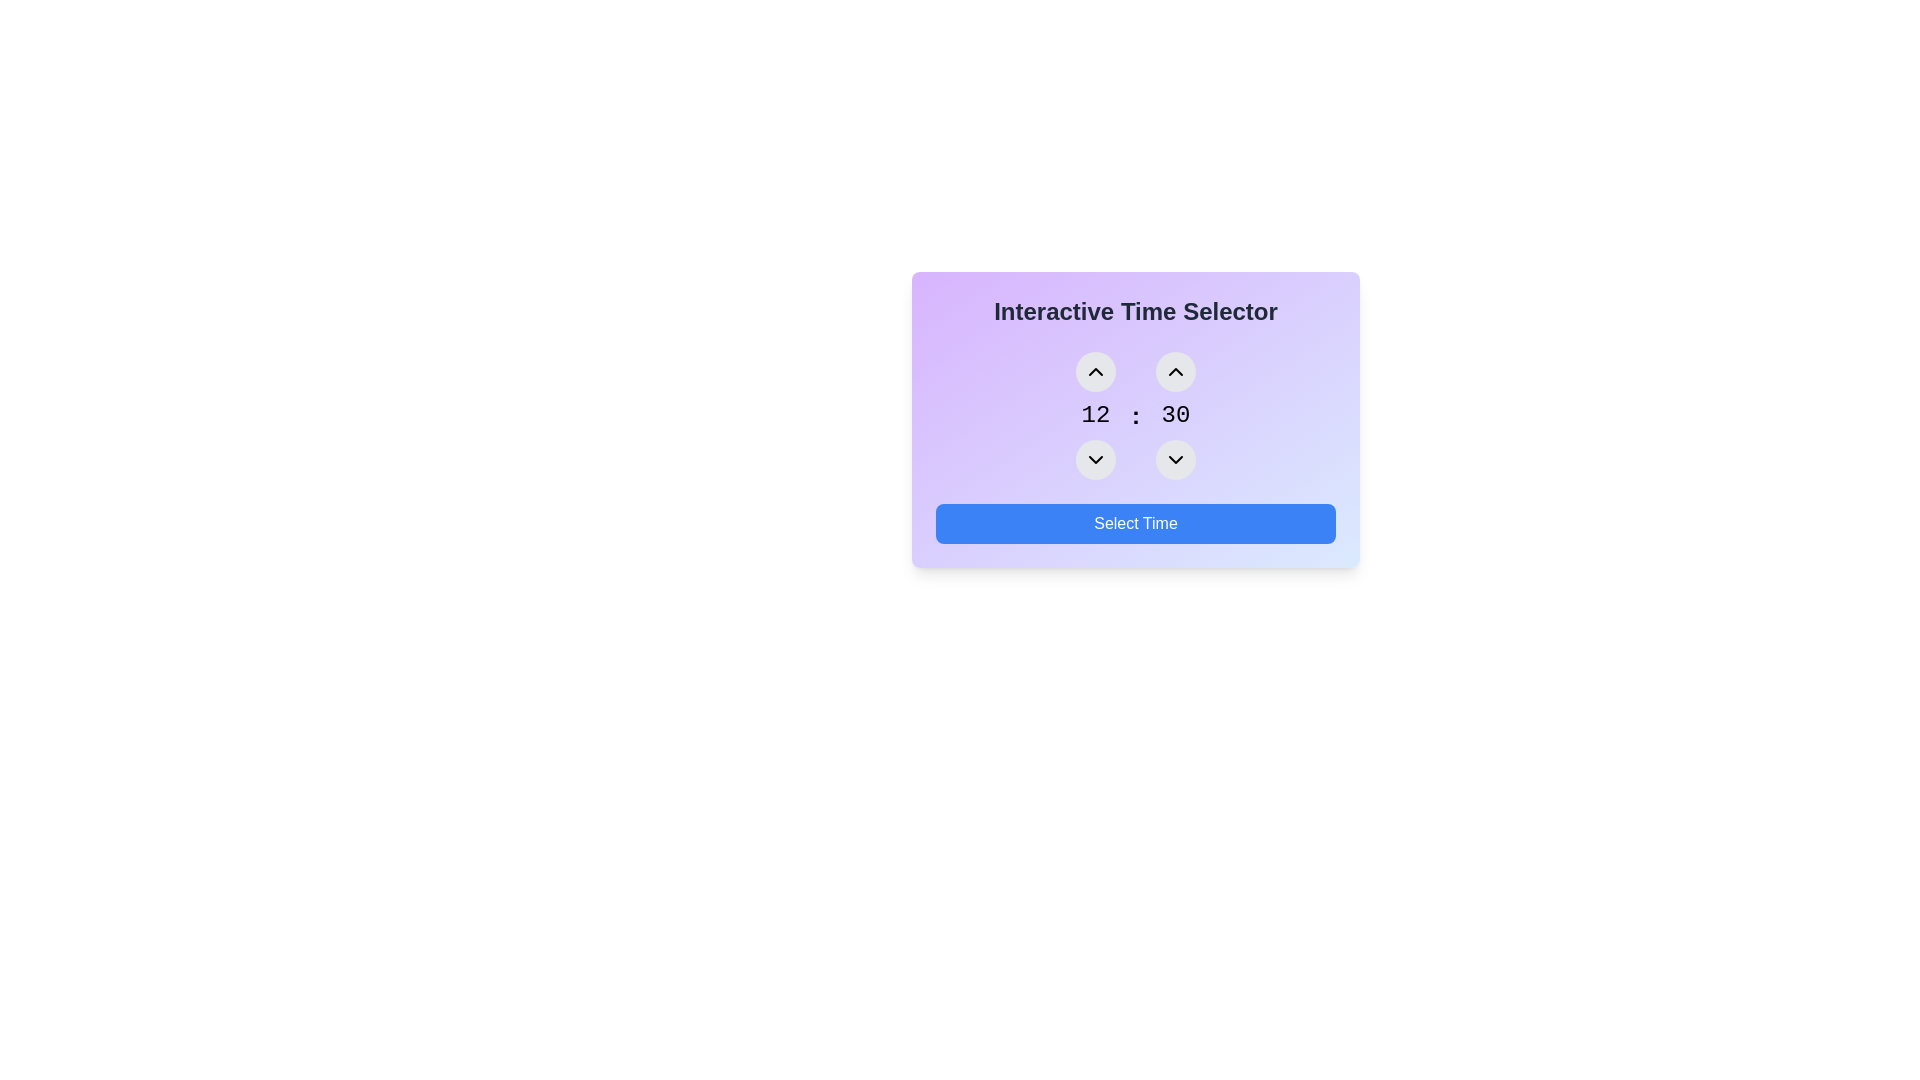 This screenshot has width=1920, height=1080. Describe the element at coordinates (1176, 459) in the screenshot. I see `the circular button that decreases the number displayed above it, which currently shows '30'` at that location.